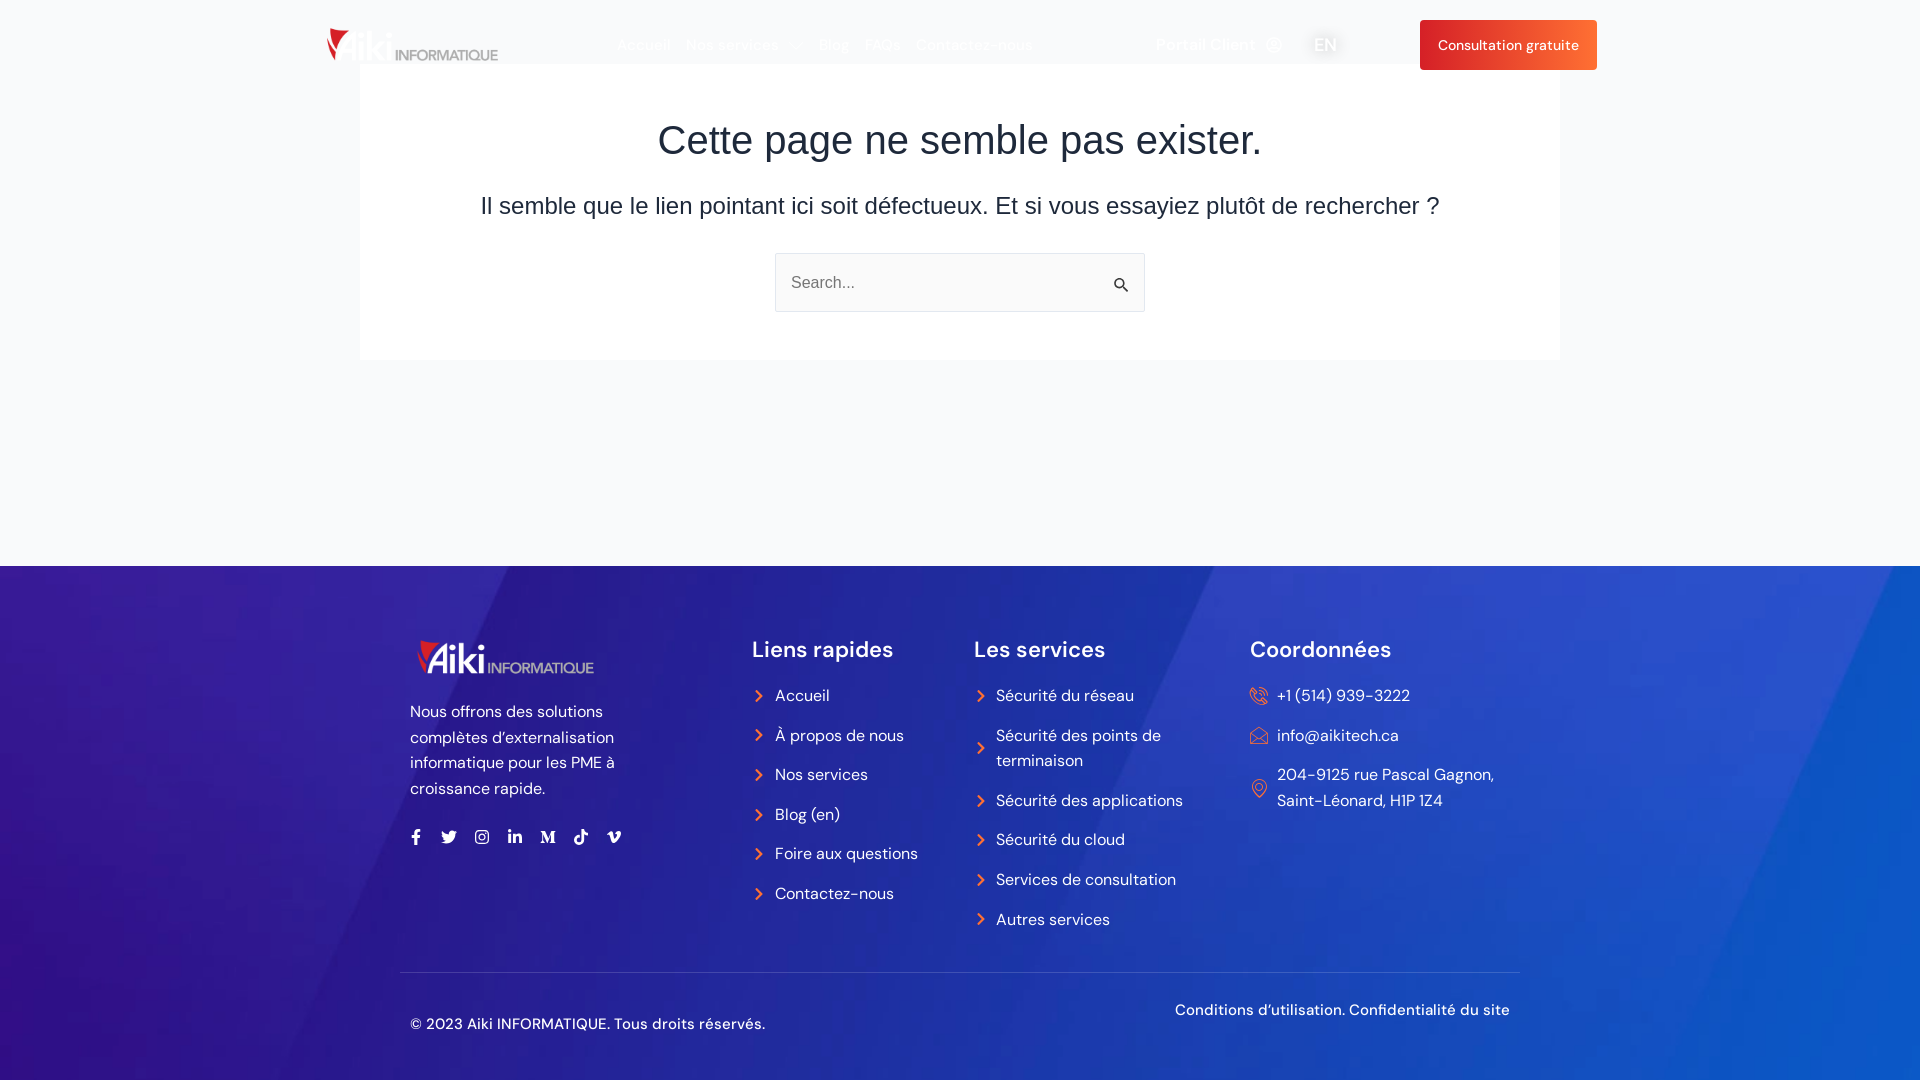  What do you see at coordinates (613, 837) in the screenshot?
I see `'Vimeo-v'` at bounding box center [613, 837].